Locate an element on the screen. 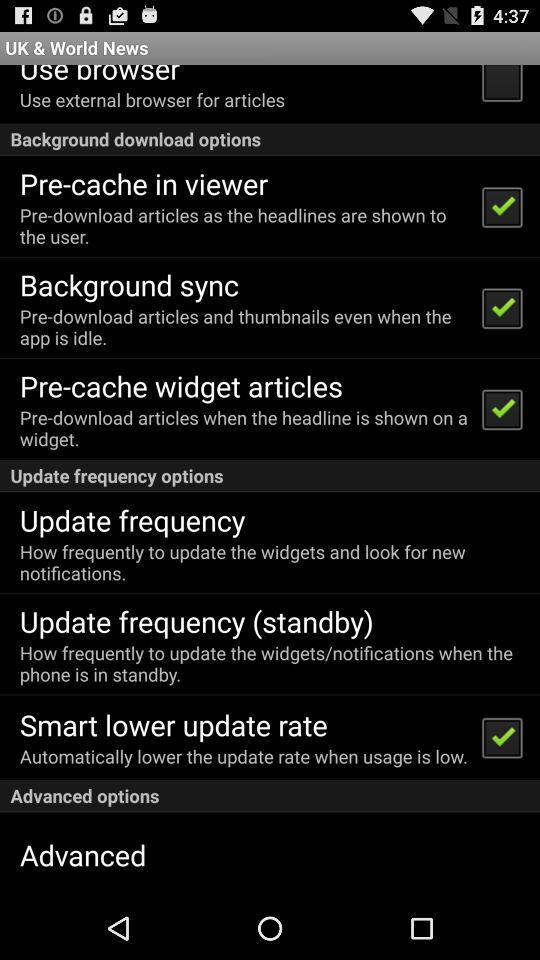  advanced options is located at coordinates (270, 796).